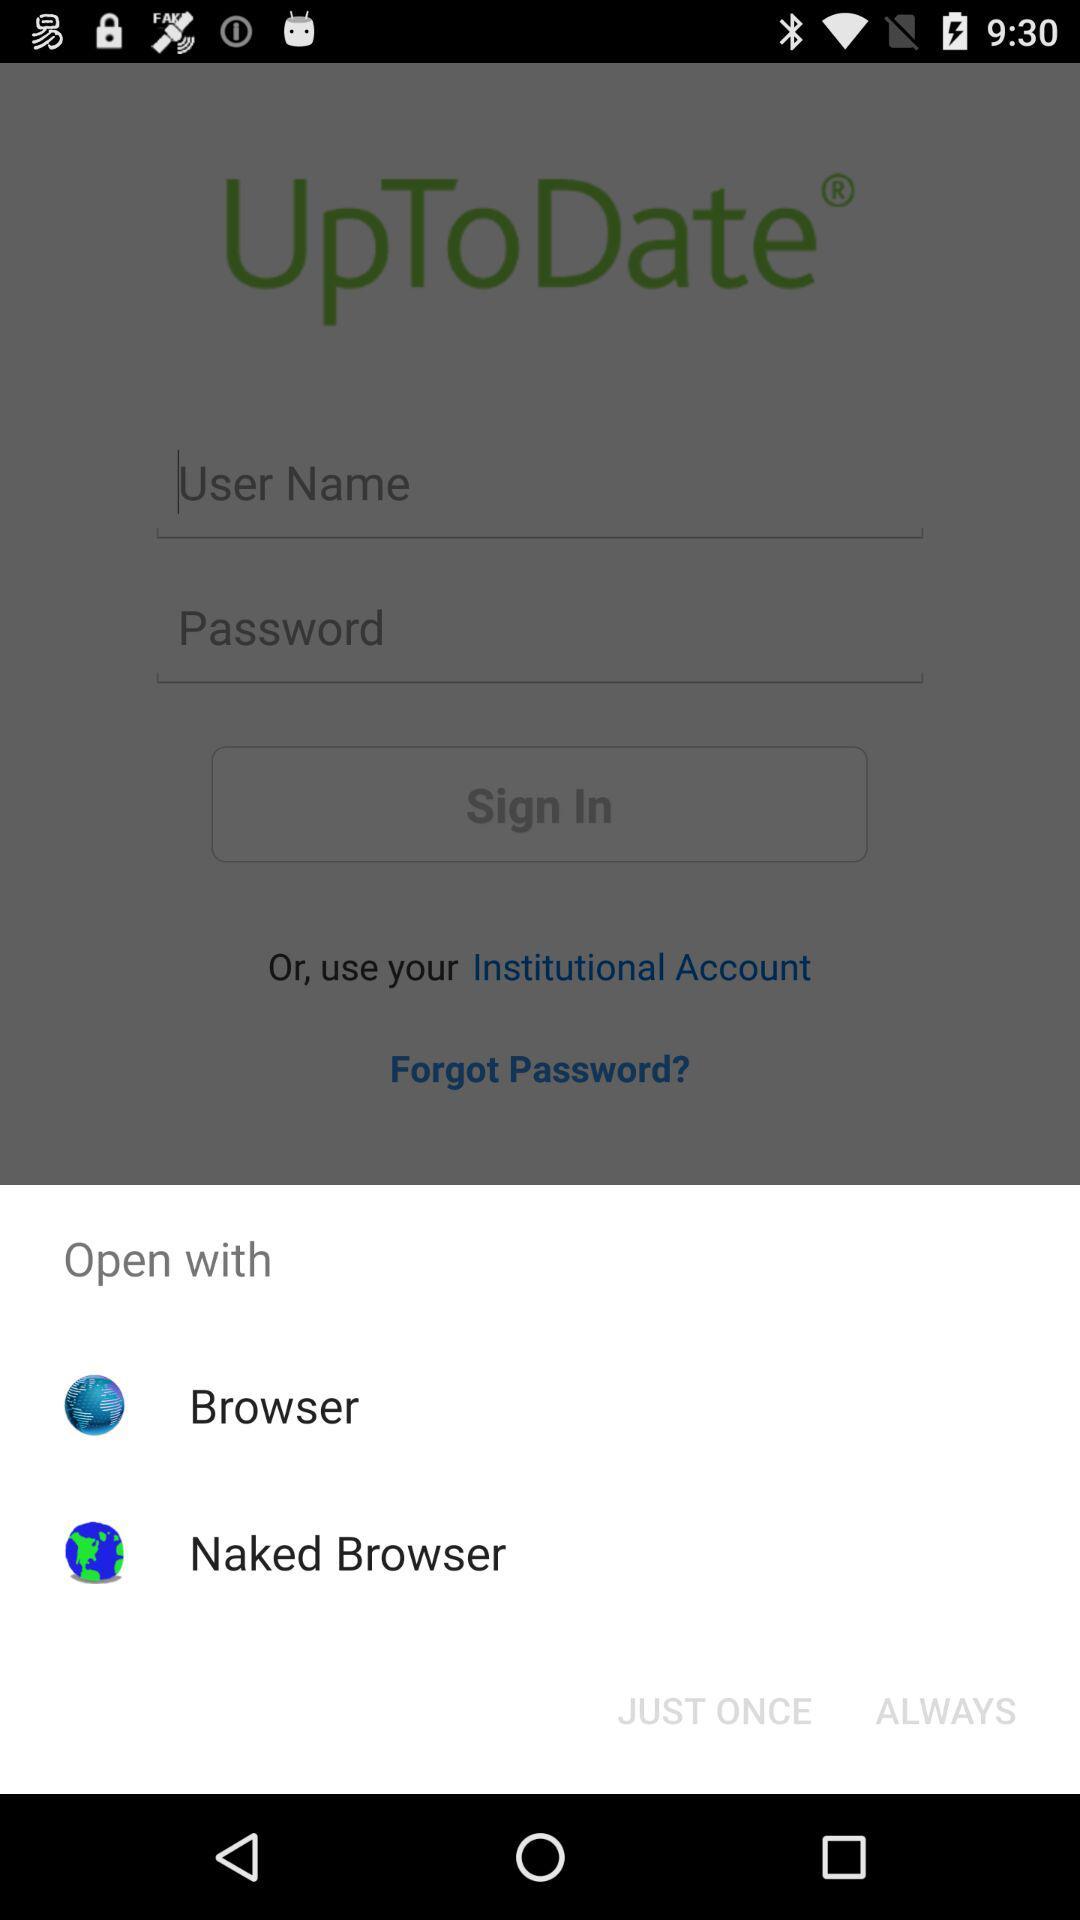  I want to click on always button, so click(945, 1708).